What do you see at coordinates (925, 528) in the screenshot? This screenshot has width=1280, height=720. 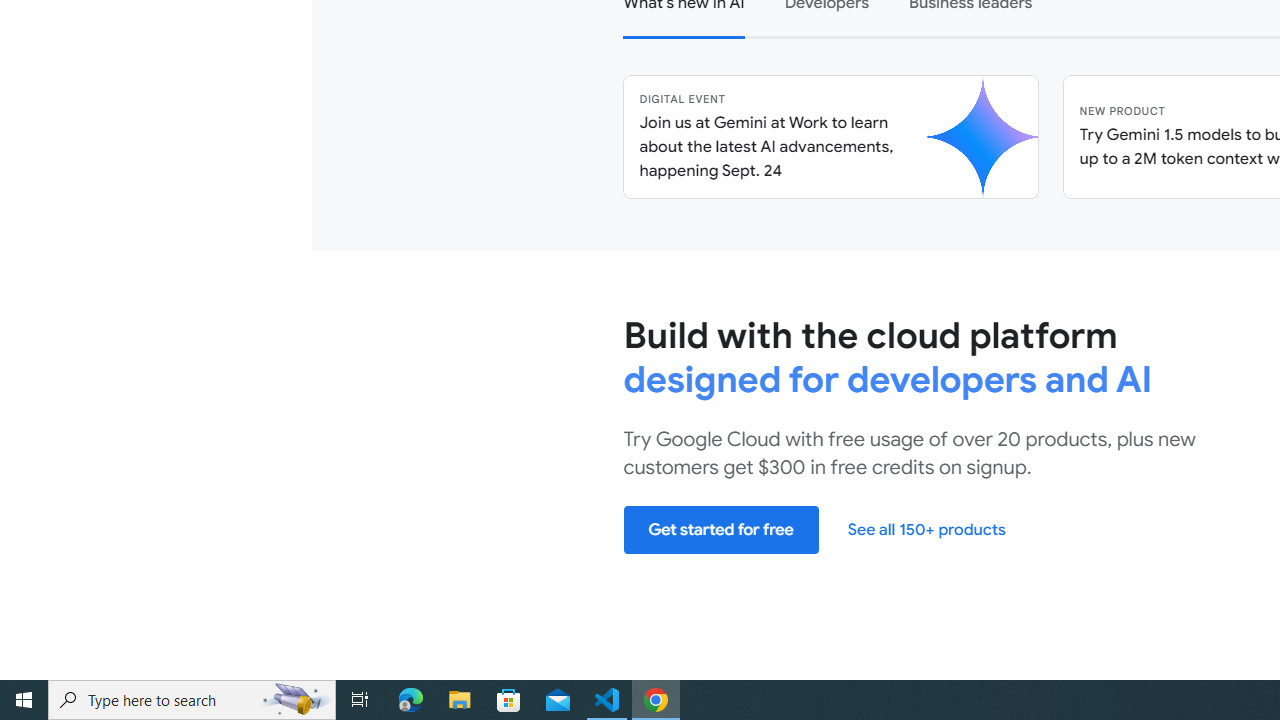 I see `'See all 150+ products'` at bounding box center [925, 528].